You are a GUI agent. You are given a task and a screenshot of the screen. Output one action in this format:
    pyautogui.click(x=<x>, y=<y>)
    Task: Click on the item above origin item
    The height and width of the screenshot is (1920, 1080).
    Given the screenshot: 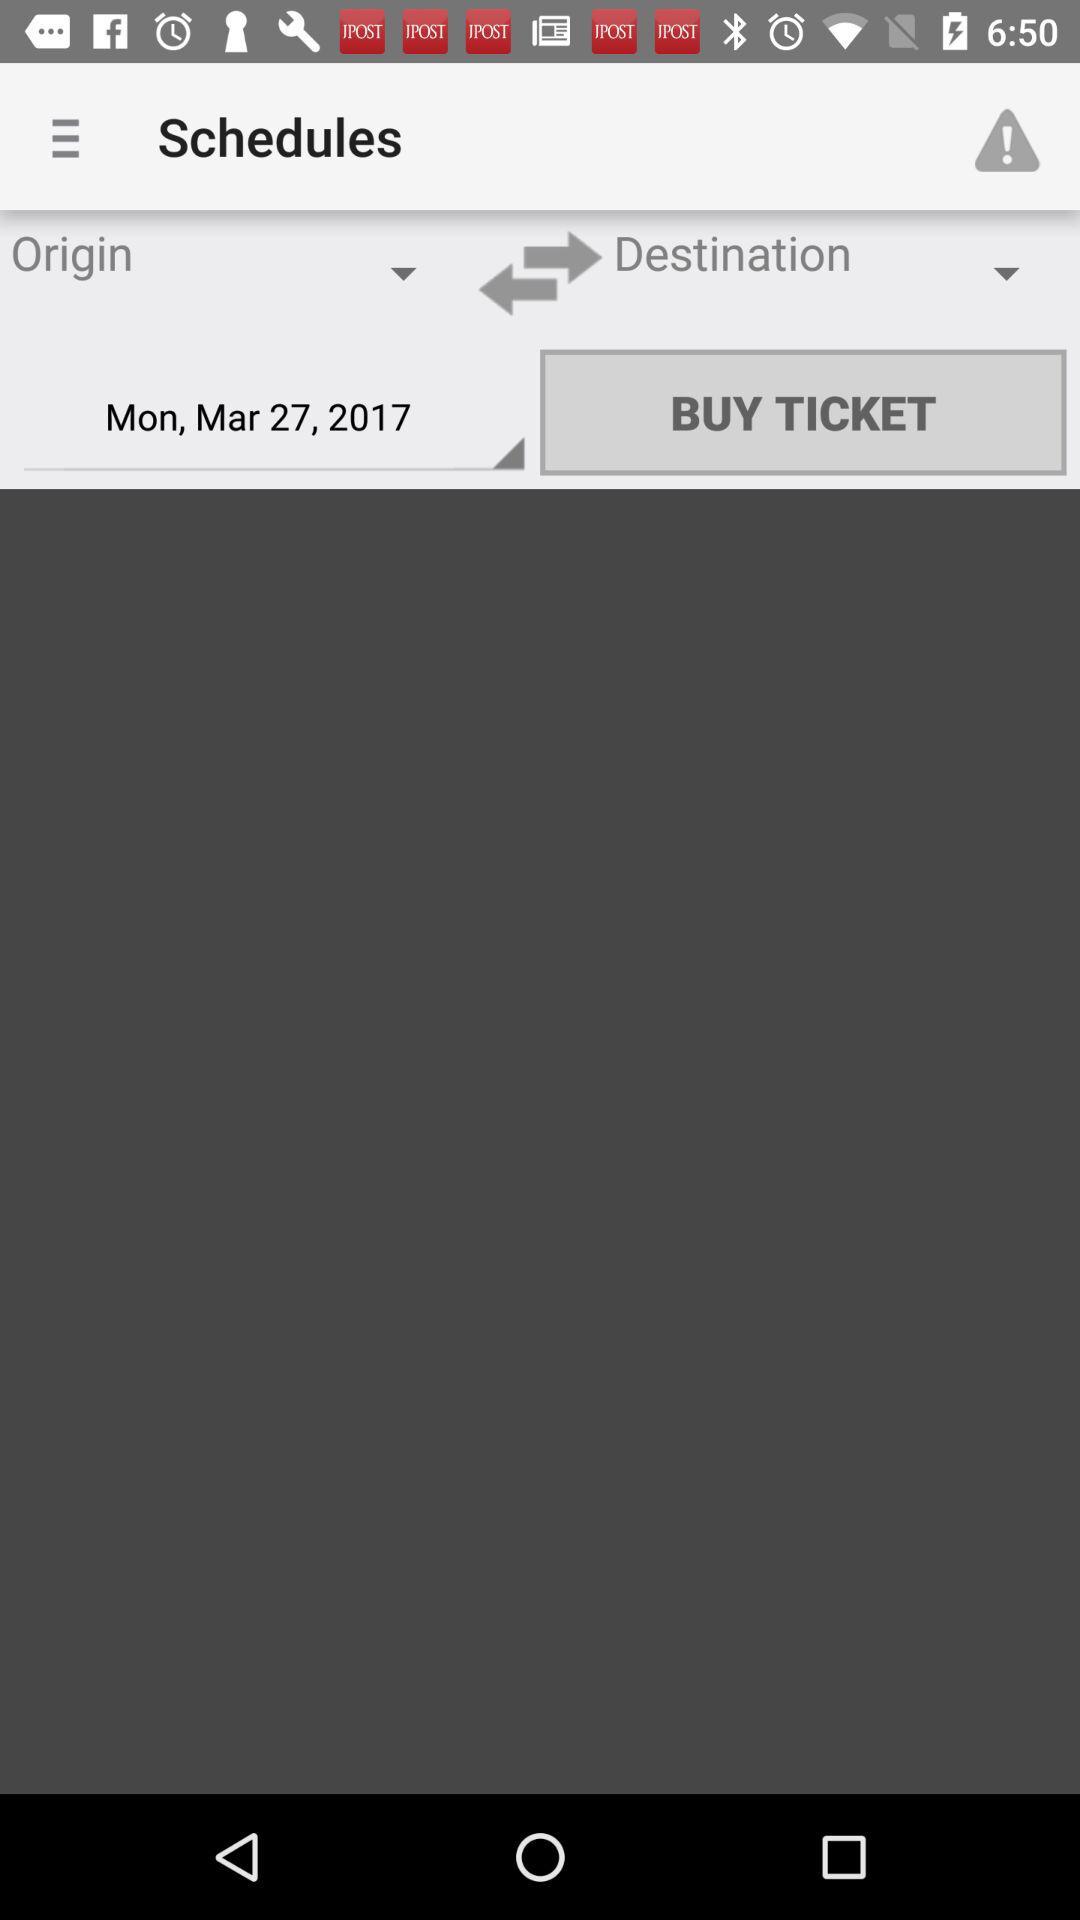 What is the action you would take?
    pyautogui.click(x=72, y=135)
    